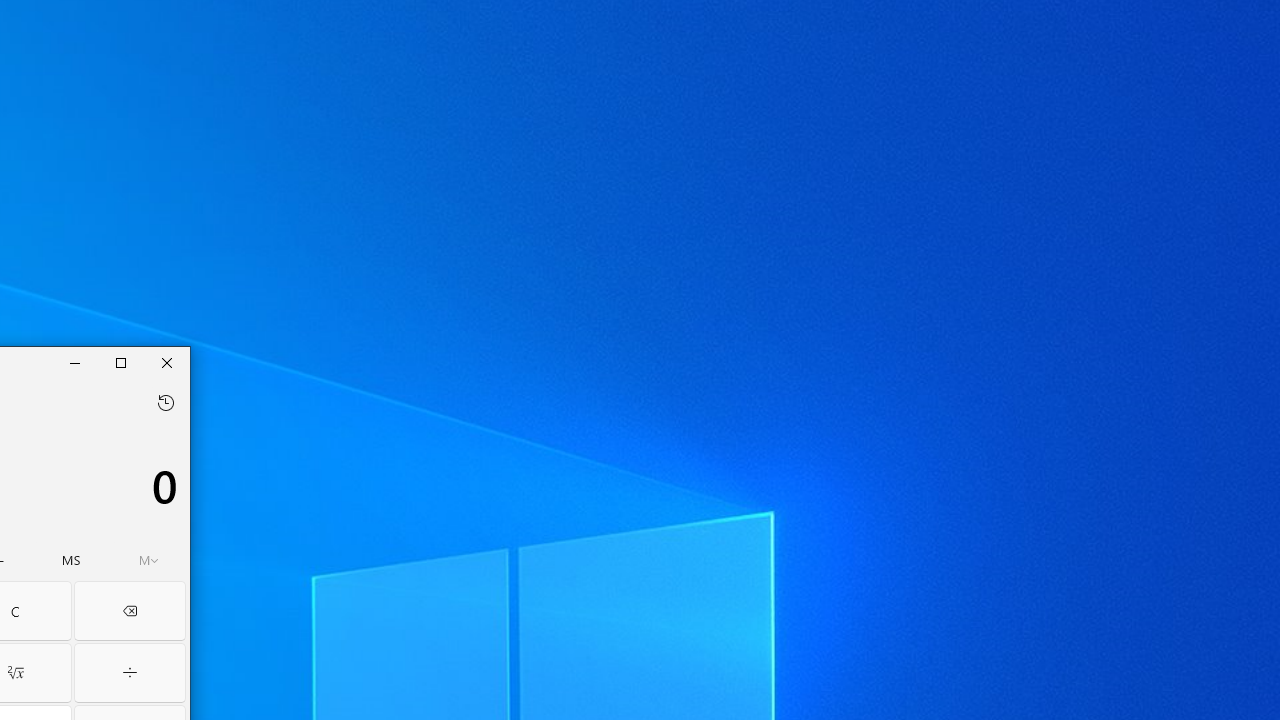 This screenshot has height=720, width=1280. What do you see at coordinates (71, 560) in the screenshot?
I see `'Memory store'` at bounding box center [71, 560].